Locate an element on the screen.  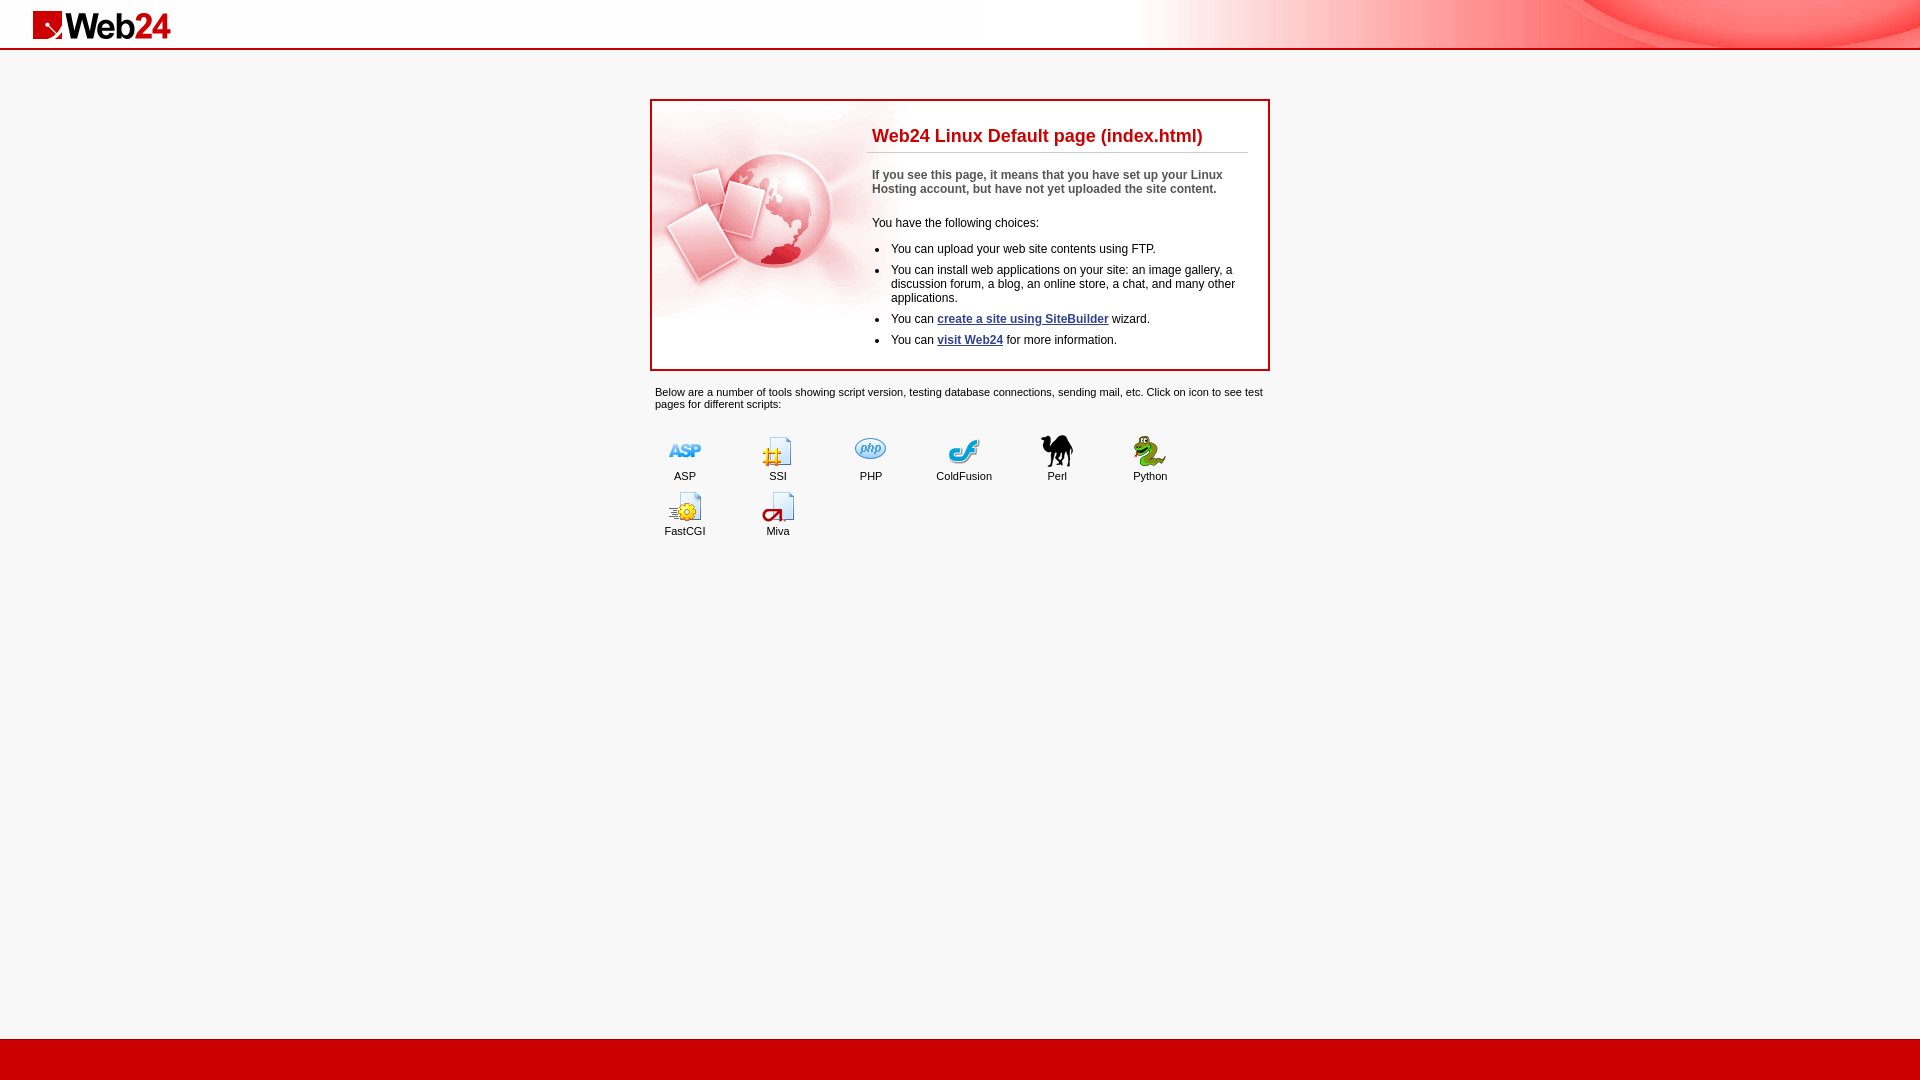
'ColdFusion' is located at coordinates (964, 459).